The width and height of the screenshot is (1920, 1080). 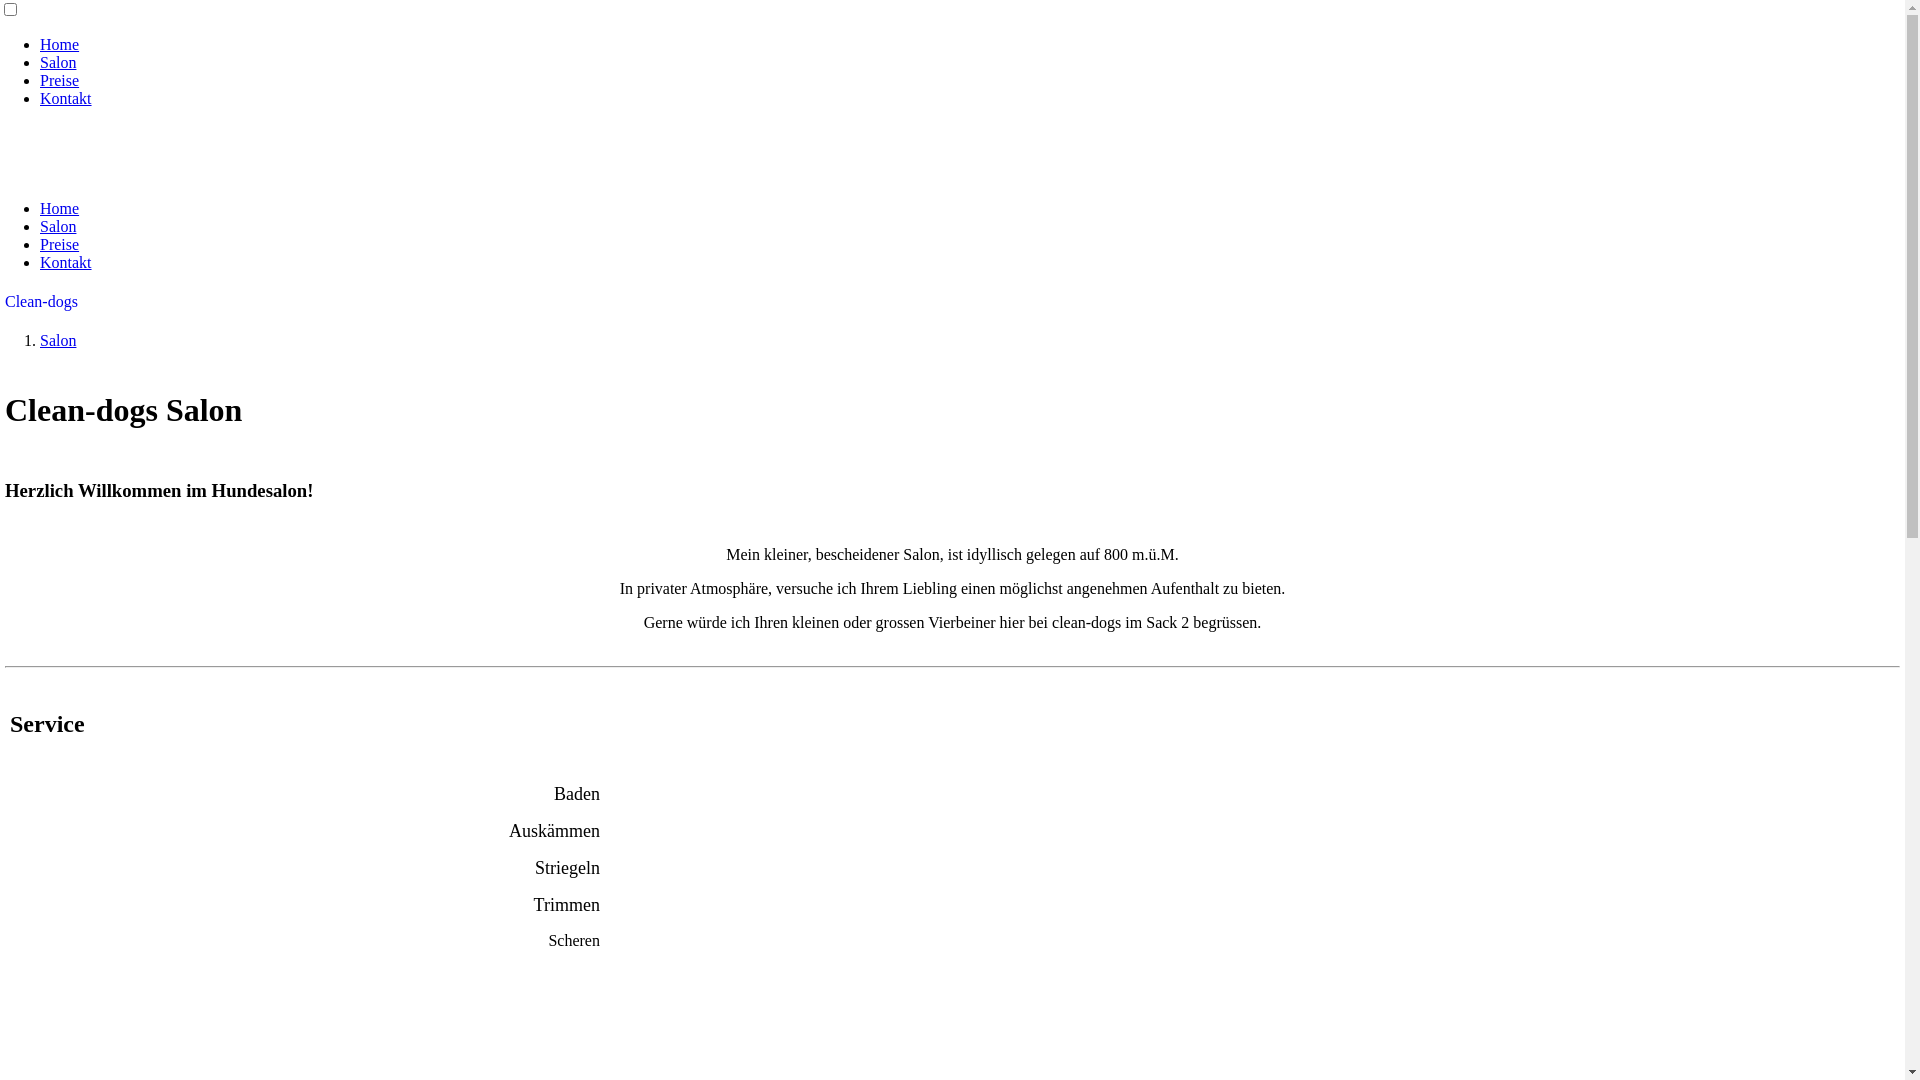 I want to click on 'Kontakt', so click(x=66, y=261).